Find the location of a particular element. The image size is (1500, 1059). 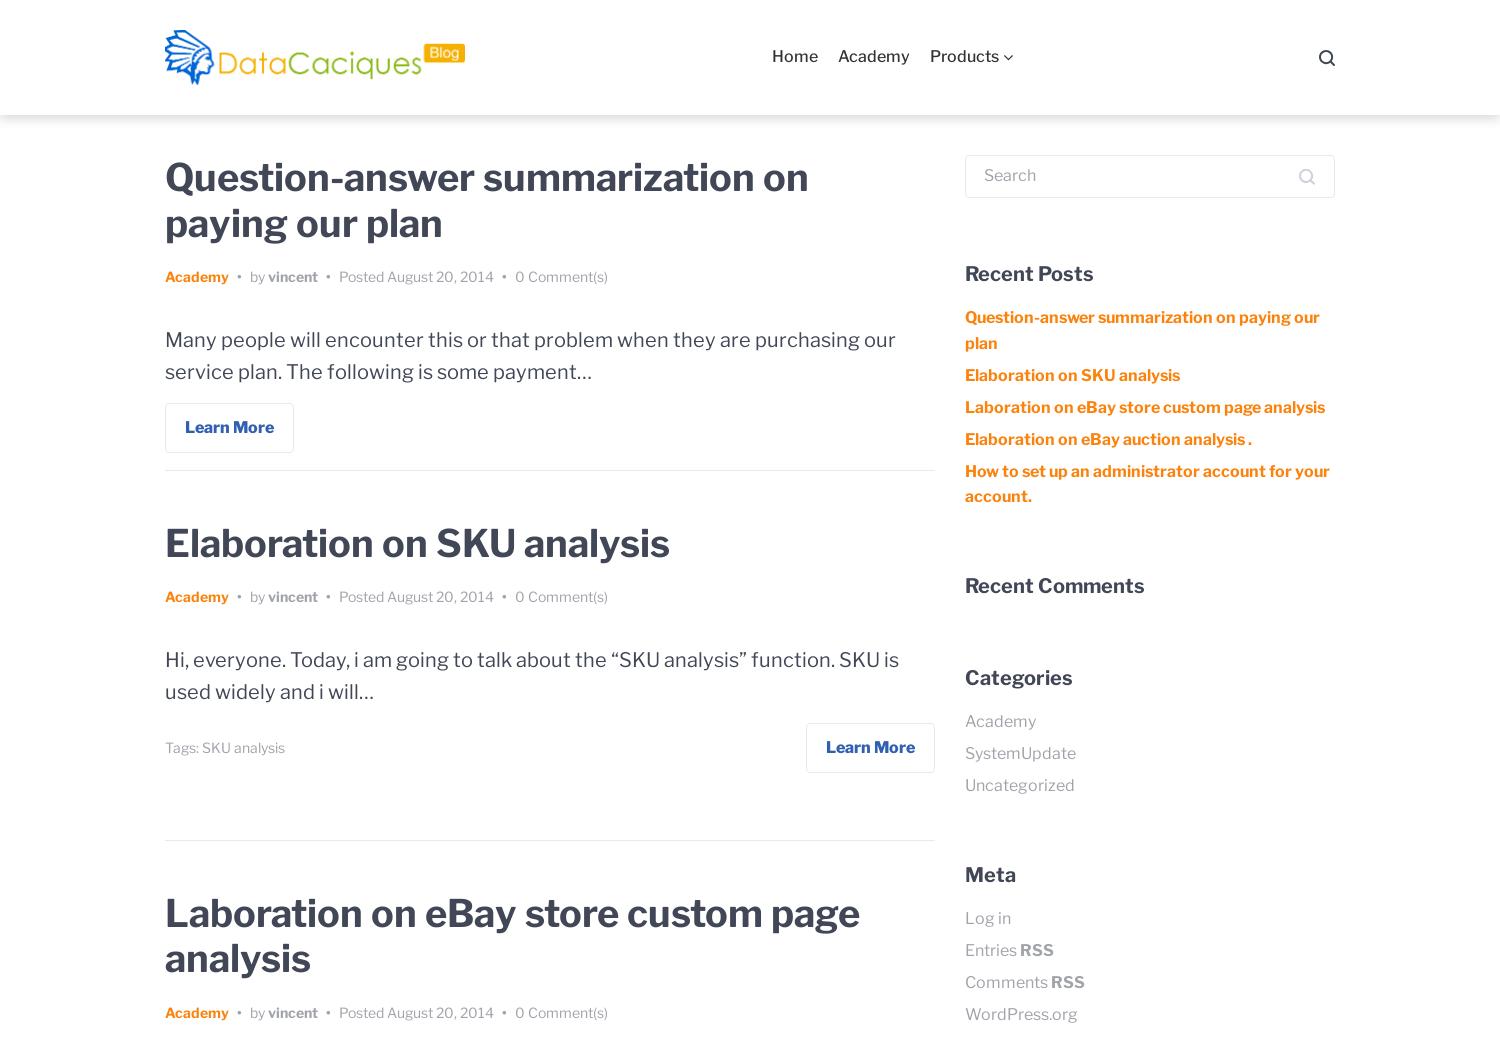

'Home' is located at coordinates (793, 56).